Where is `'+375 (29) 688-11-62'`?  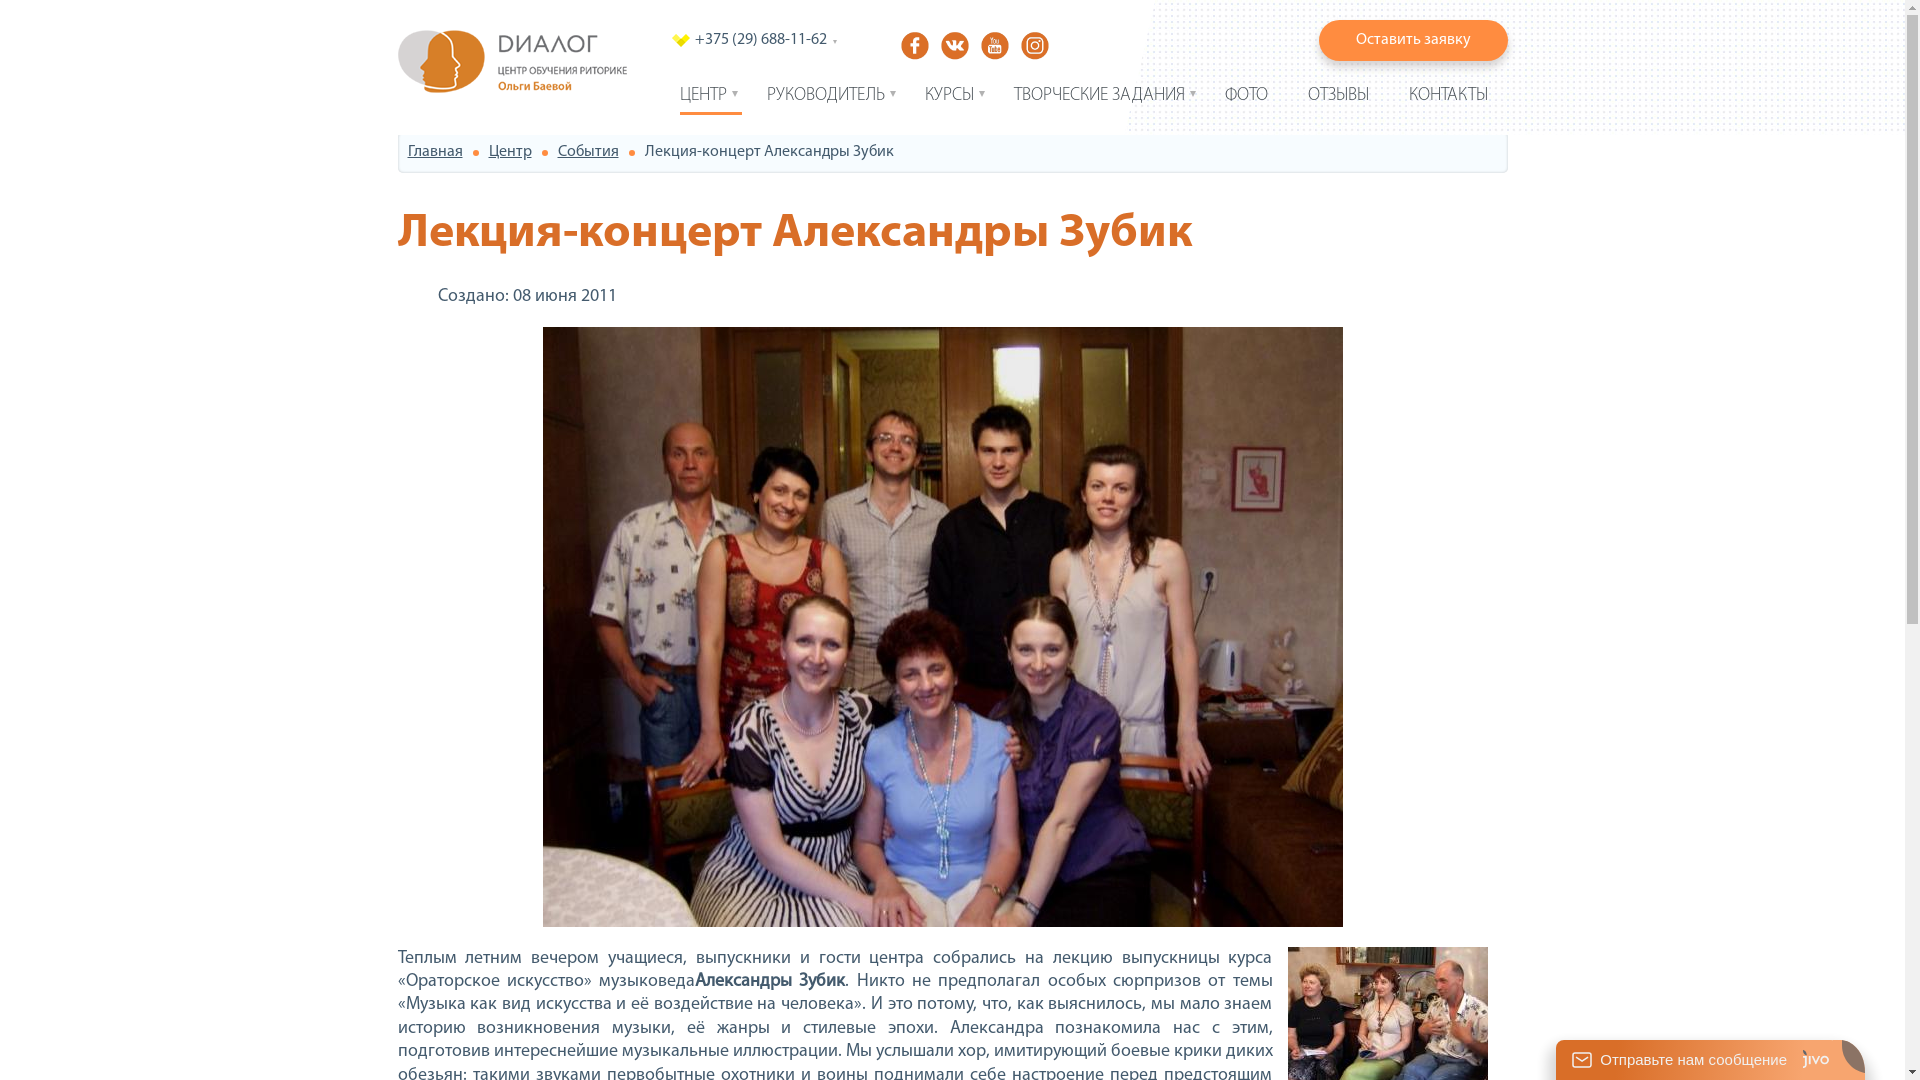
'+375 (29) 688-11-62' is located at coordinates (758, 40).